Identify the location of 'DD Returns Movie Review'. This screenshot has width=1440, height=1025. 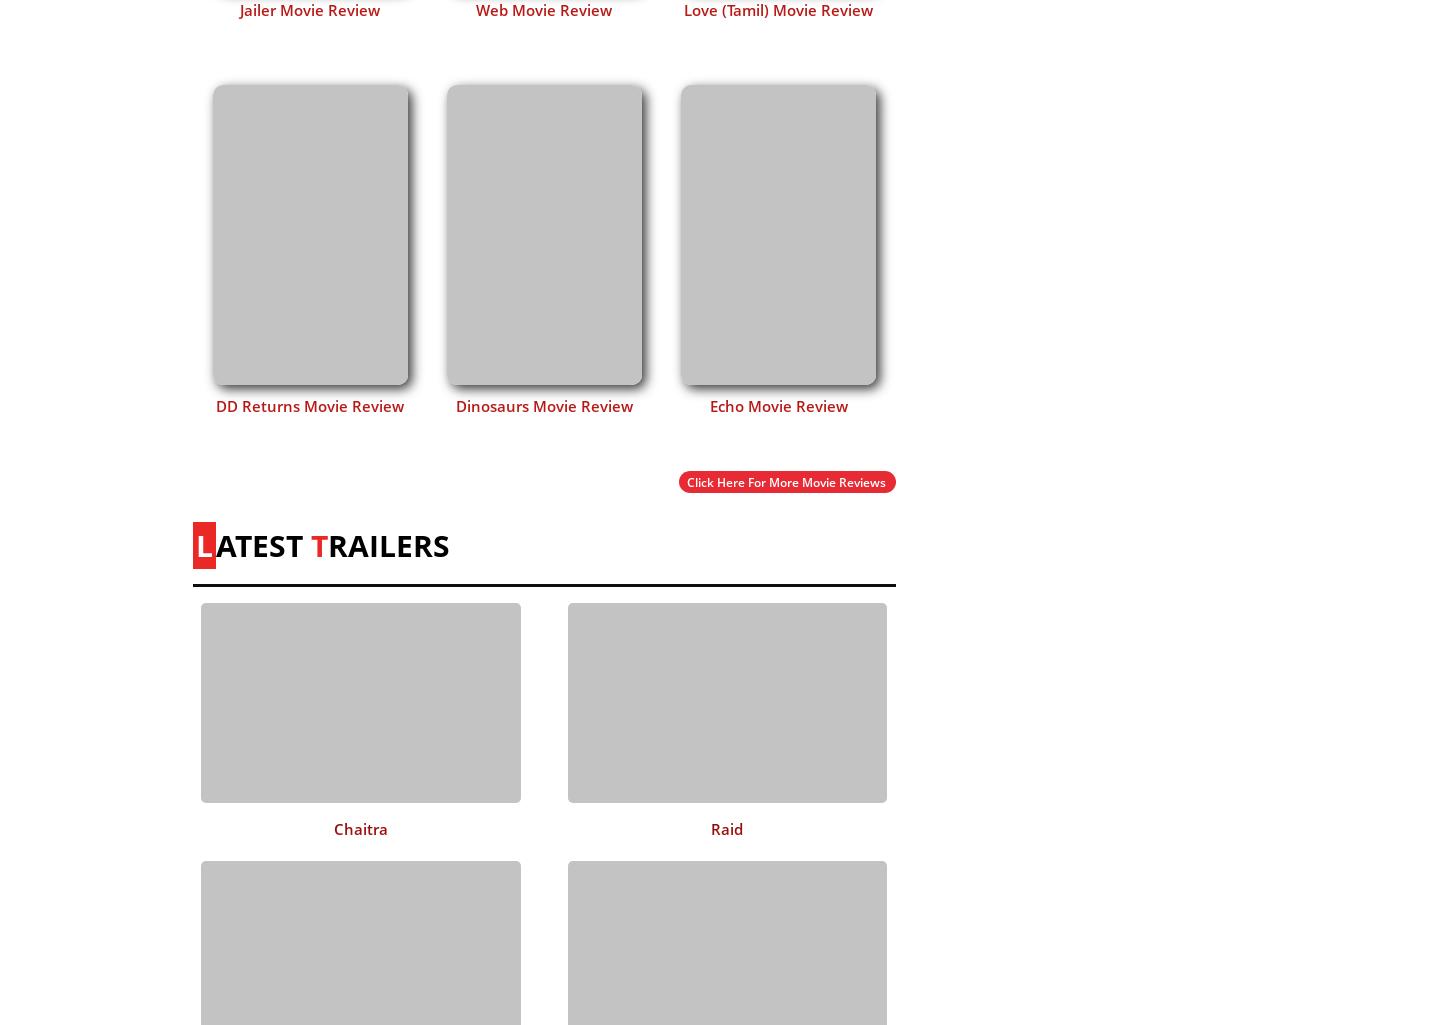
(216, 404).